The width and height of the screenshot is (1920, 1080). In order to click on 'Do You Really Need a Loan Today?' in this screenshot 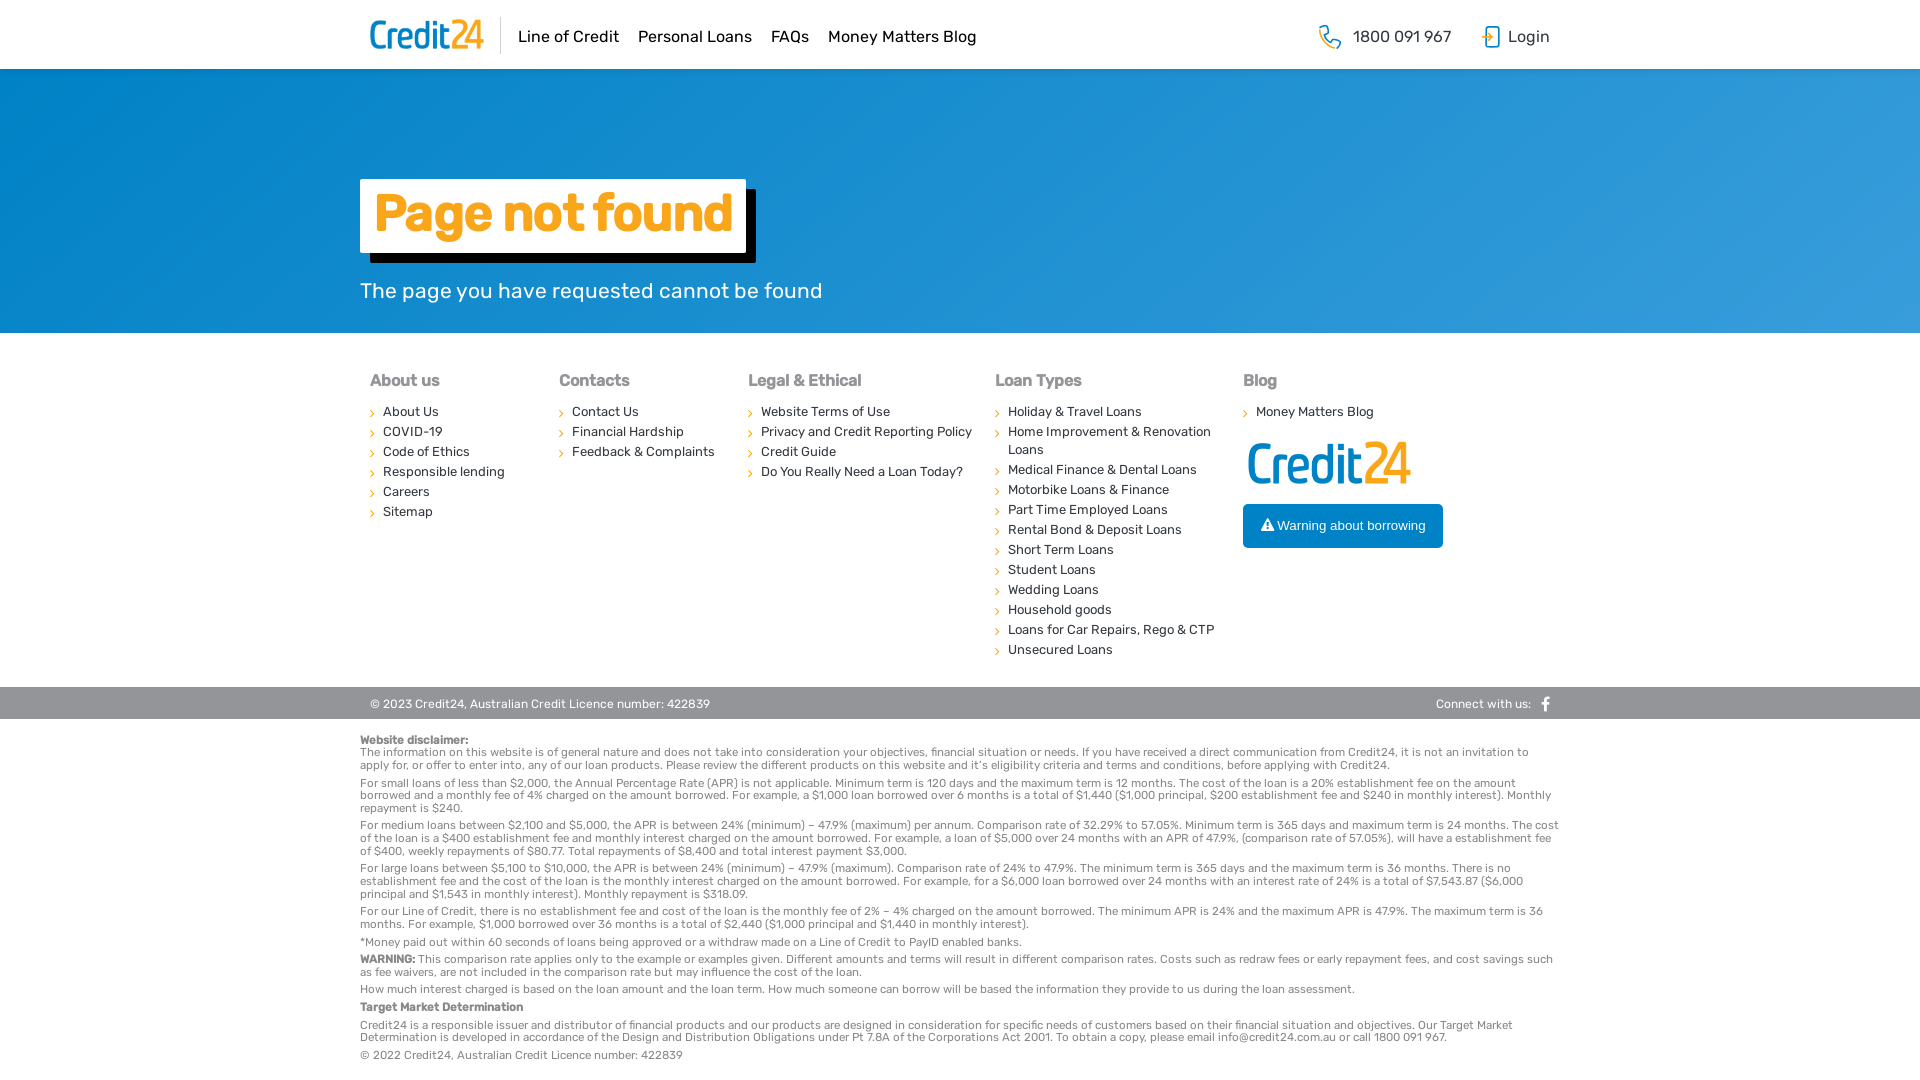, I will do `click(747, 471)`.